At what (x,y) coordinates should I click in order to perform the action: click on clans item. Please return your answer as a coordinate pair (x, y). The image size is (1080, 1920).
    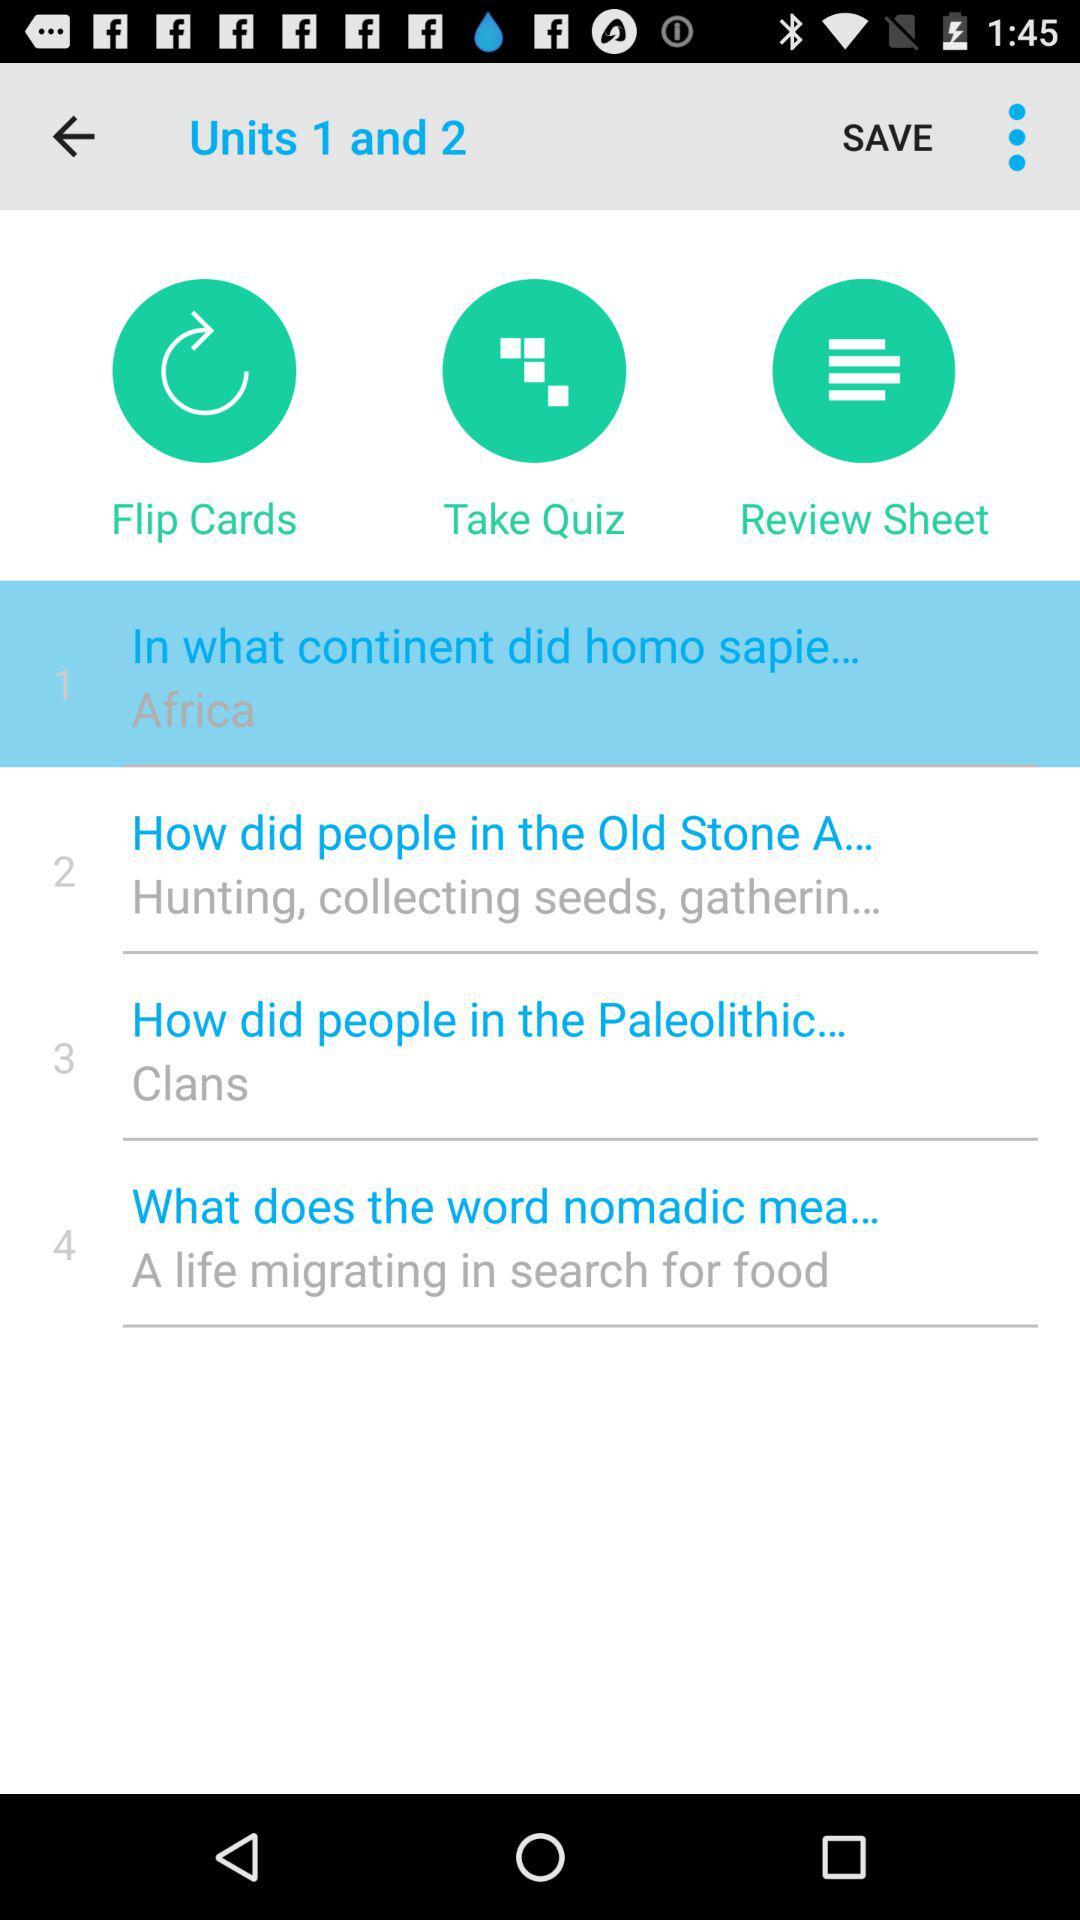
    Looking at the image, I should click on (505, 1080).